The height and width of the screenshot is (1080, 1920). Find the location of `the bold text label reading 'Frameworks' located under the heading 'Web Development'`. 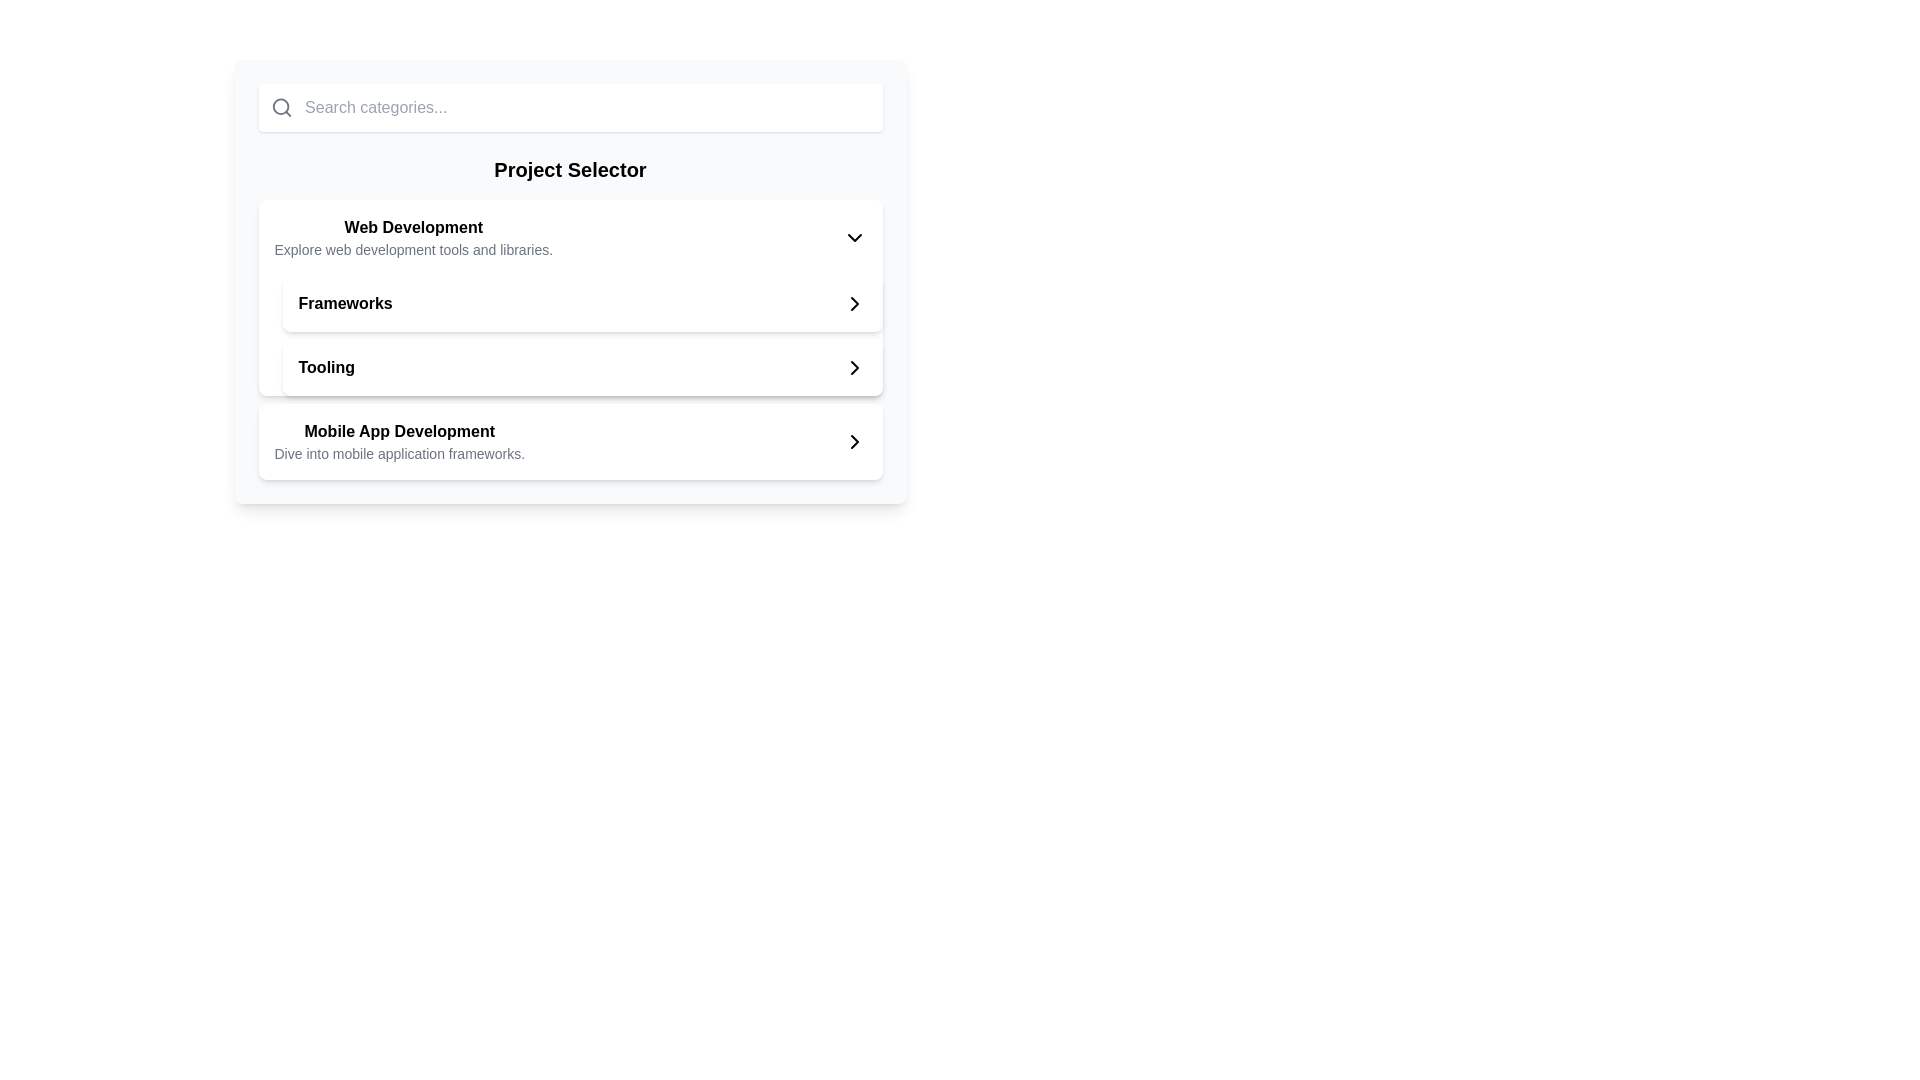

the bold text label reading 'Frameworks' located under the heading 'Web Development' is located at coordinates (345, 304).